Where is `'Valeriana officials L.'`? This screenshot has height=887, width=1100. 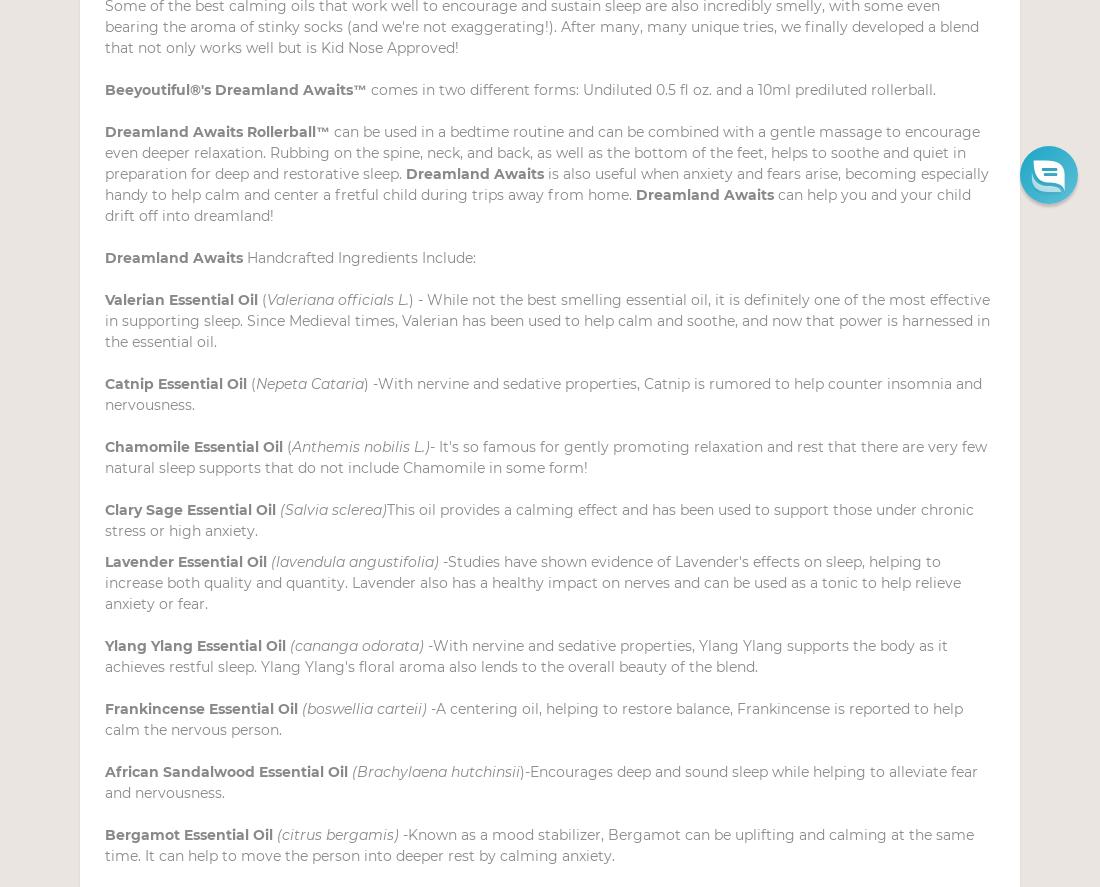
'Valeriana officials L.' is located at coordinates (337, 299).